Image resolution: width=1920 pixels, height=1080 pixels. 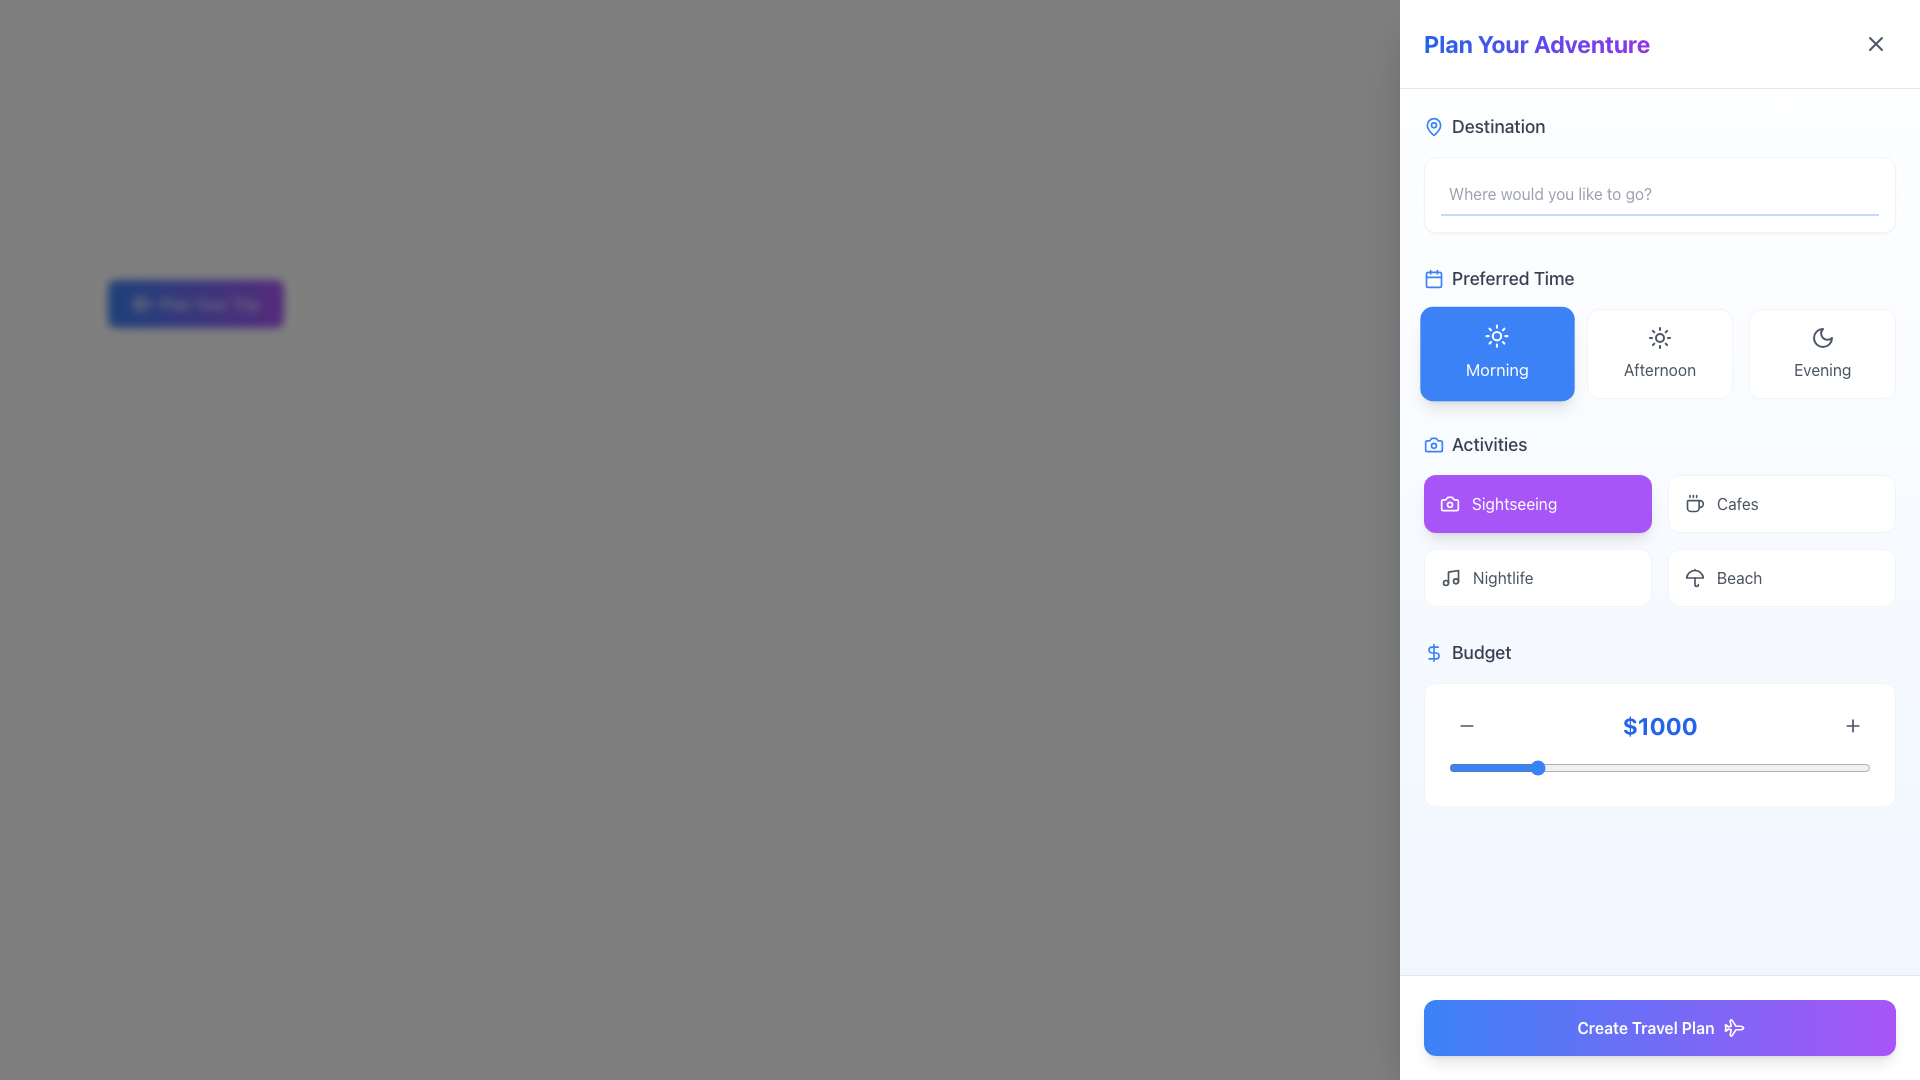 I want to click on the 'Afternoon' button, which is the center item in a group of three buttons under the 'Preferred Time' label, so click(x=1660, y=353).